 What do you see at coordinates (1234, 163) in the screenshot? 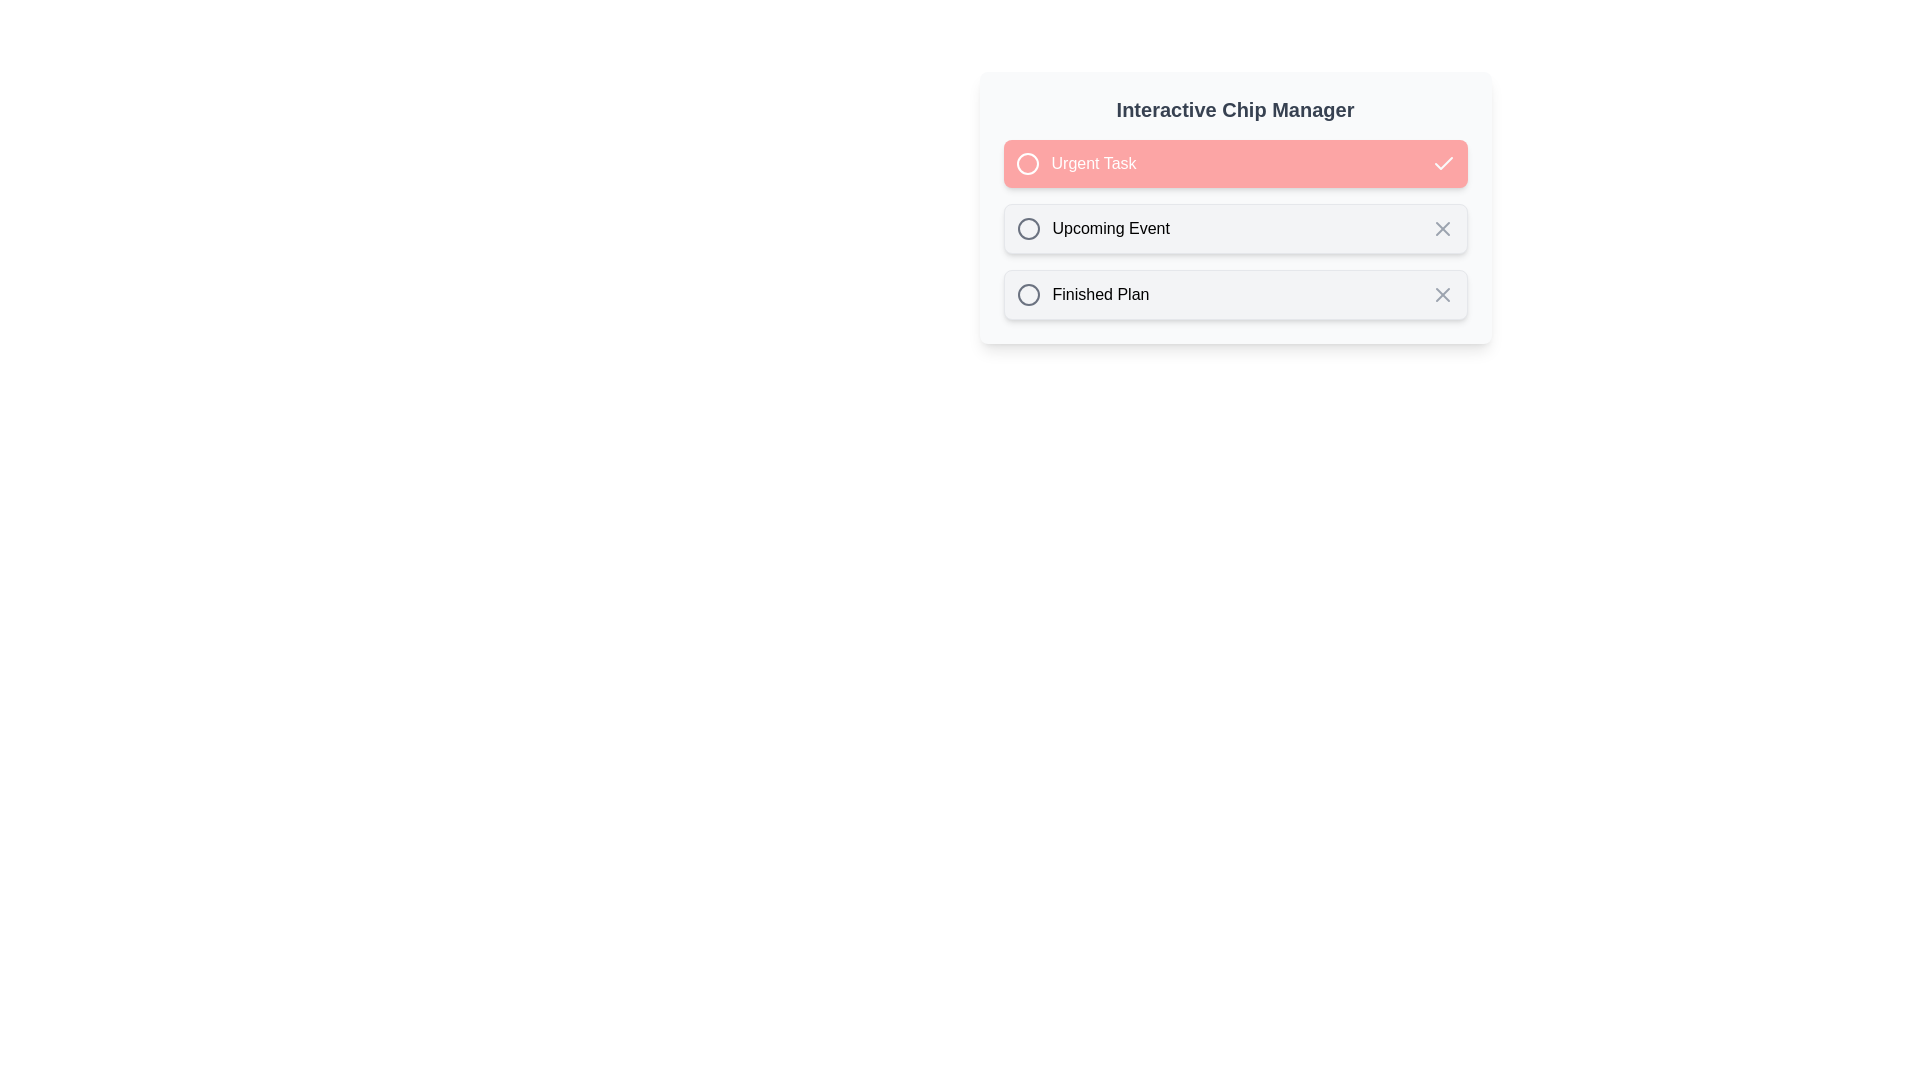
I see `the chip labeled Urgent Task to toggle its selection state` at bounding box center [1234, 163].